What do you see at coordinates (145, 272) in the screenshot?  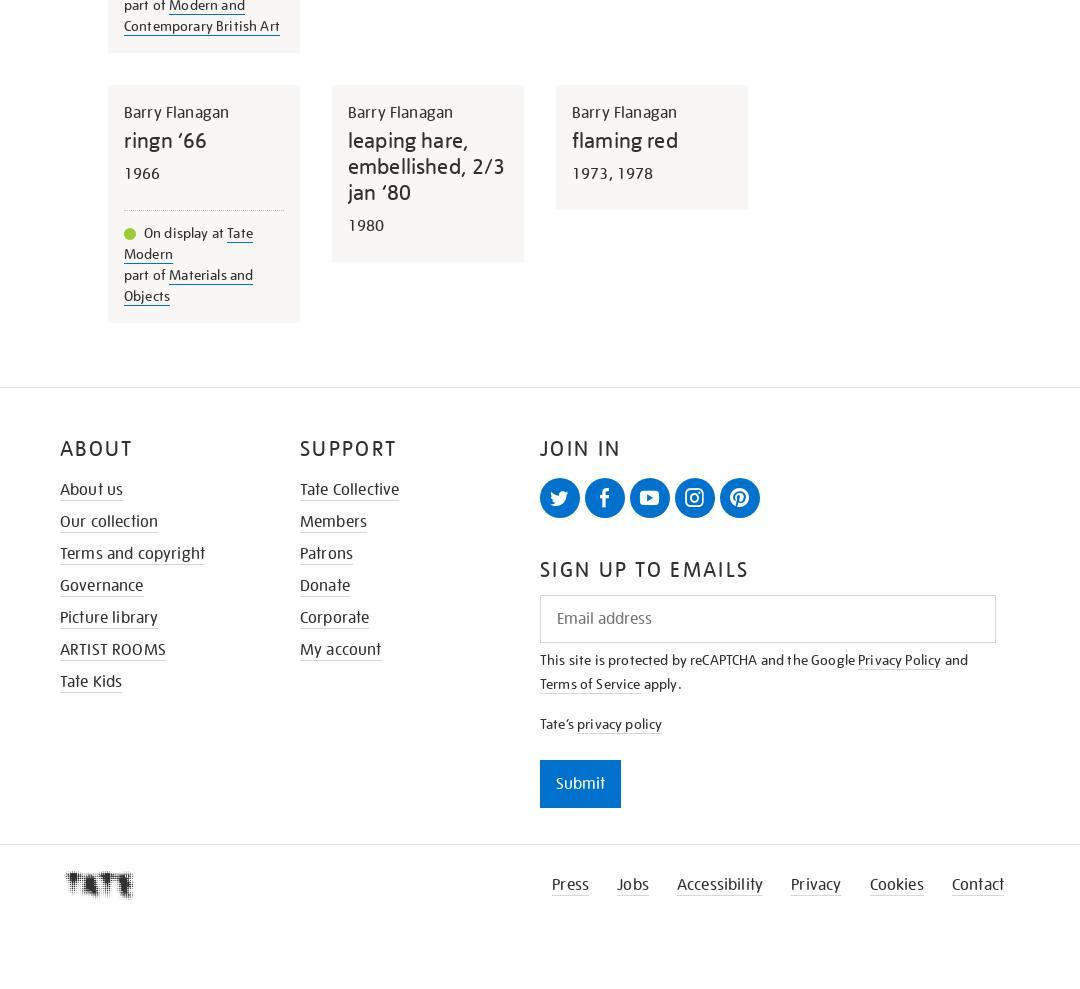 I see `'part of'` at bounding box center [145, 272].